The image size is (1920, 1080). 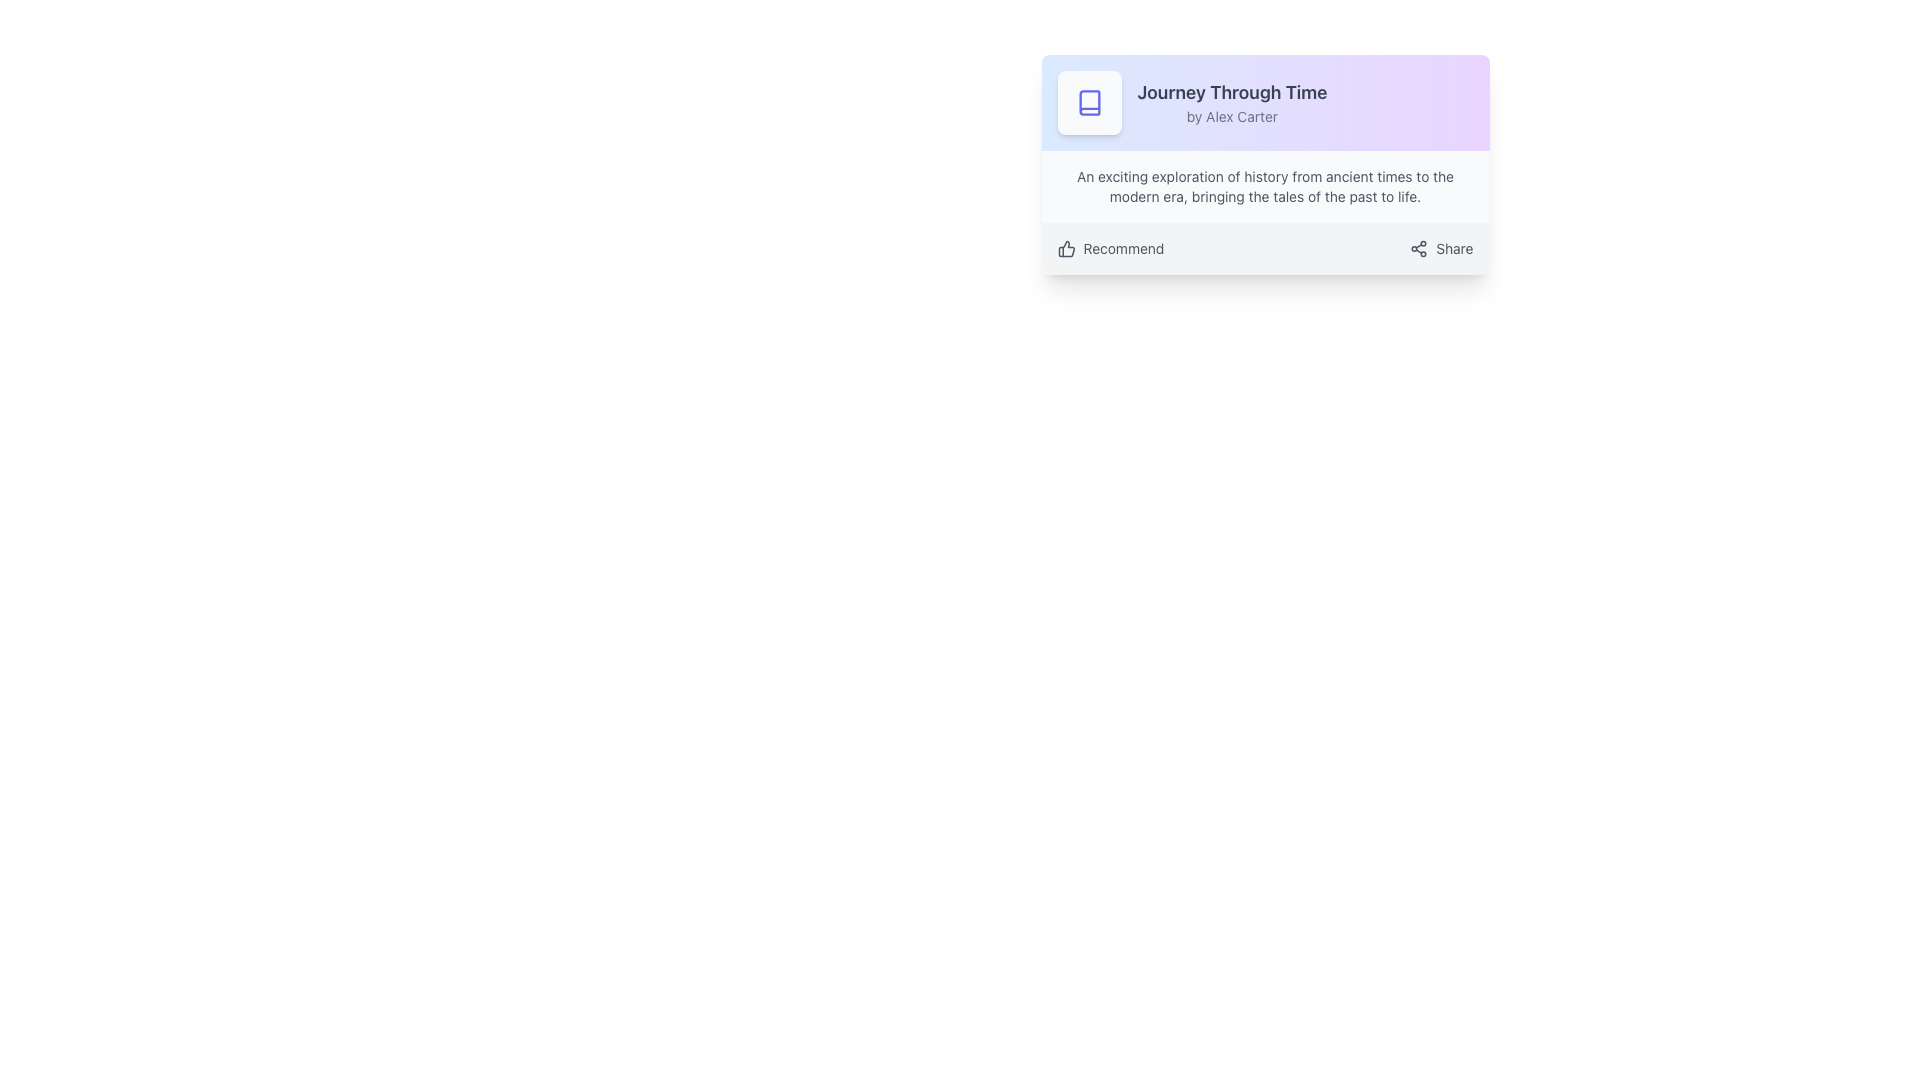 What do you see at coordinates (1088, 103) in the screenshot?
I see `the book icon styled with a minimalist line drawing in bold indigo color, located inside a square white background with a gray border at the top-left corner of the card` at bounding box center [1088, 103].